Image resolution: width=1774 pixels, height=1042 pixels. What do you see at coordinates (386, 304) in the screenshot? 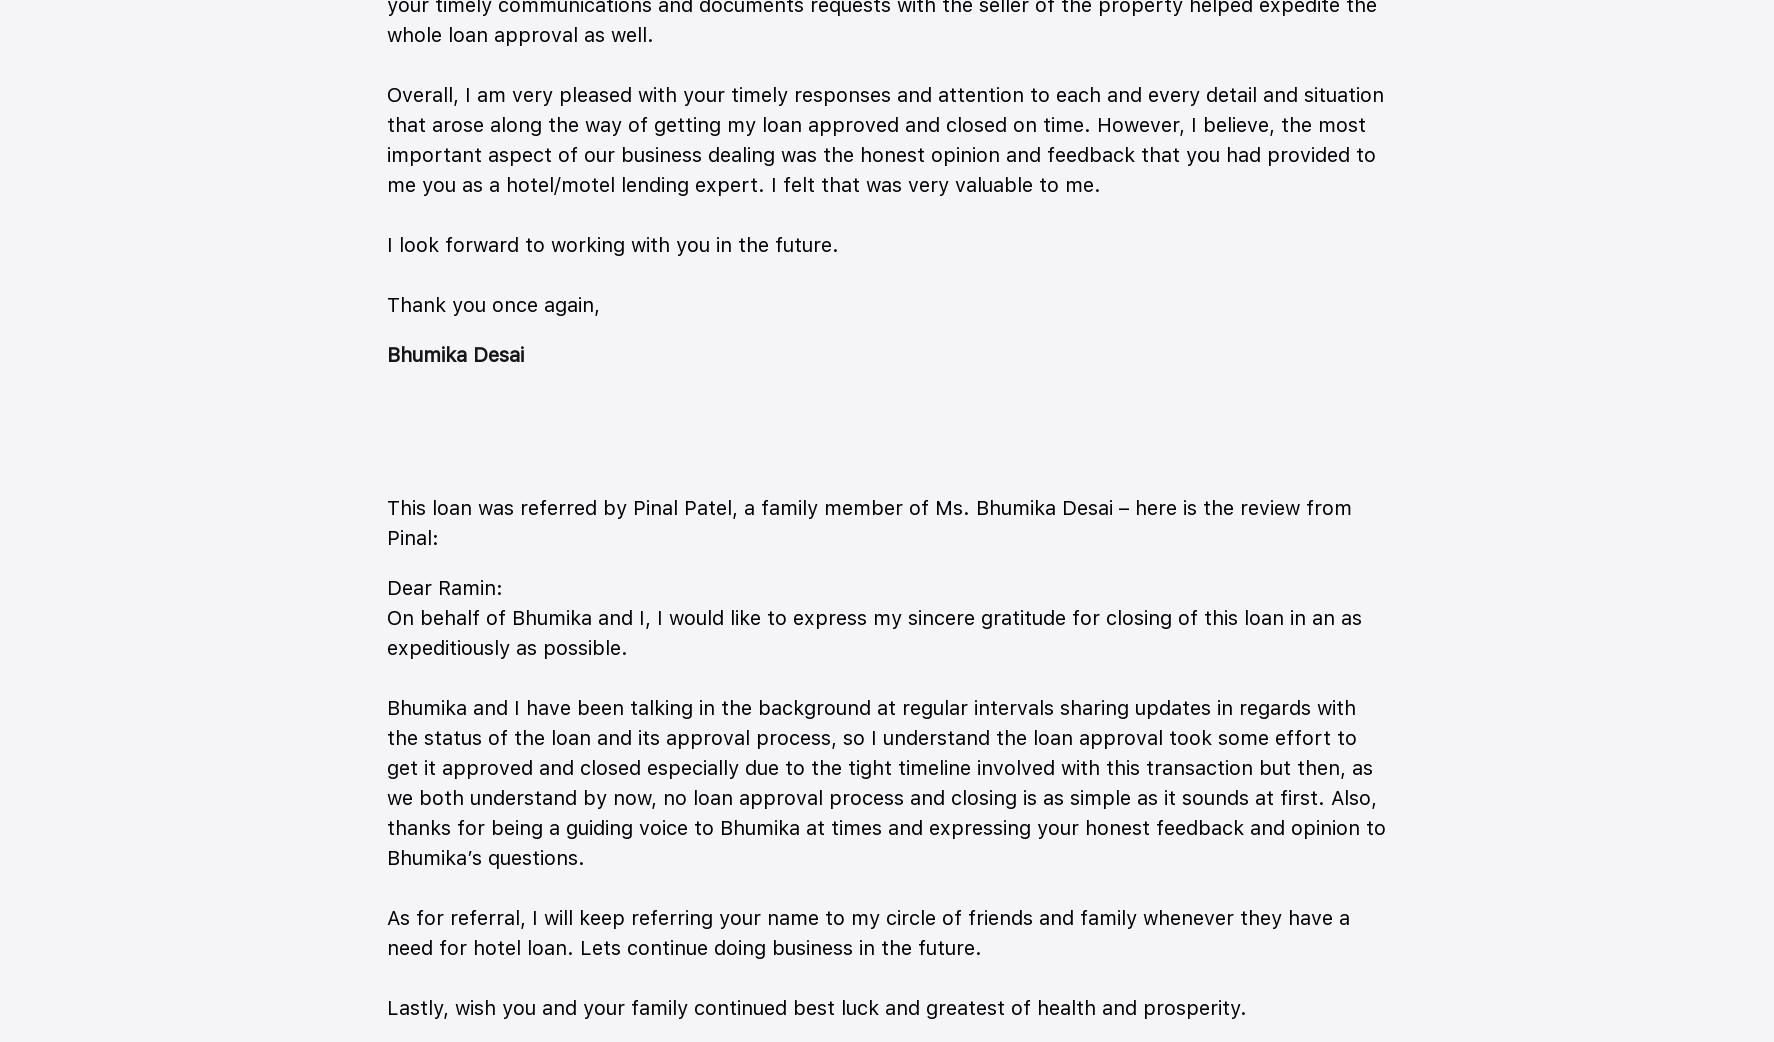
I see `'Thank you once again,'` at bounding box center [386, 304].